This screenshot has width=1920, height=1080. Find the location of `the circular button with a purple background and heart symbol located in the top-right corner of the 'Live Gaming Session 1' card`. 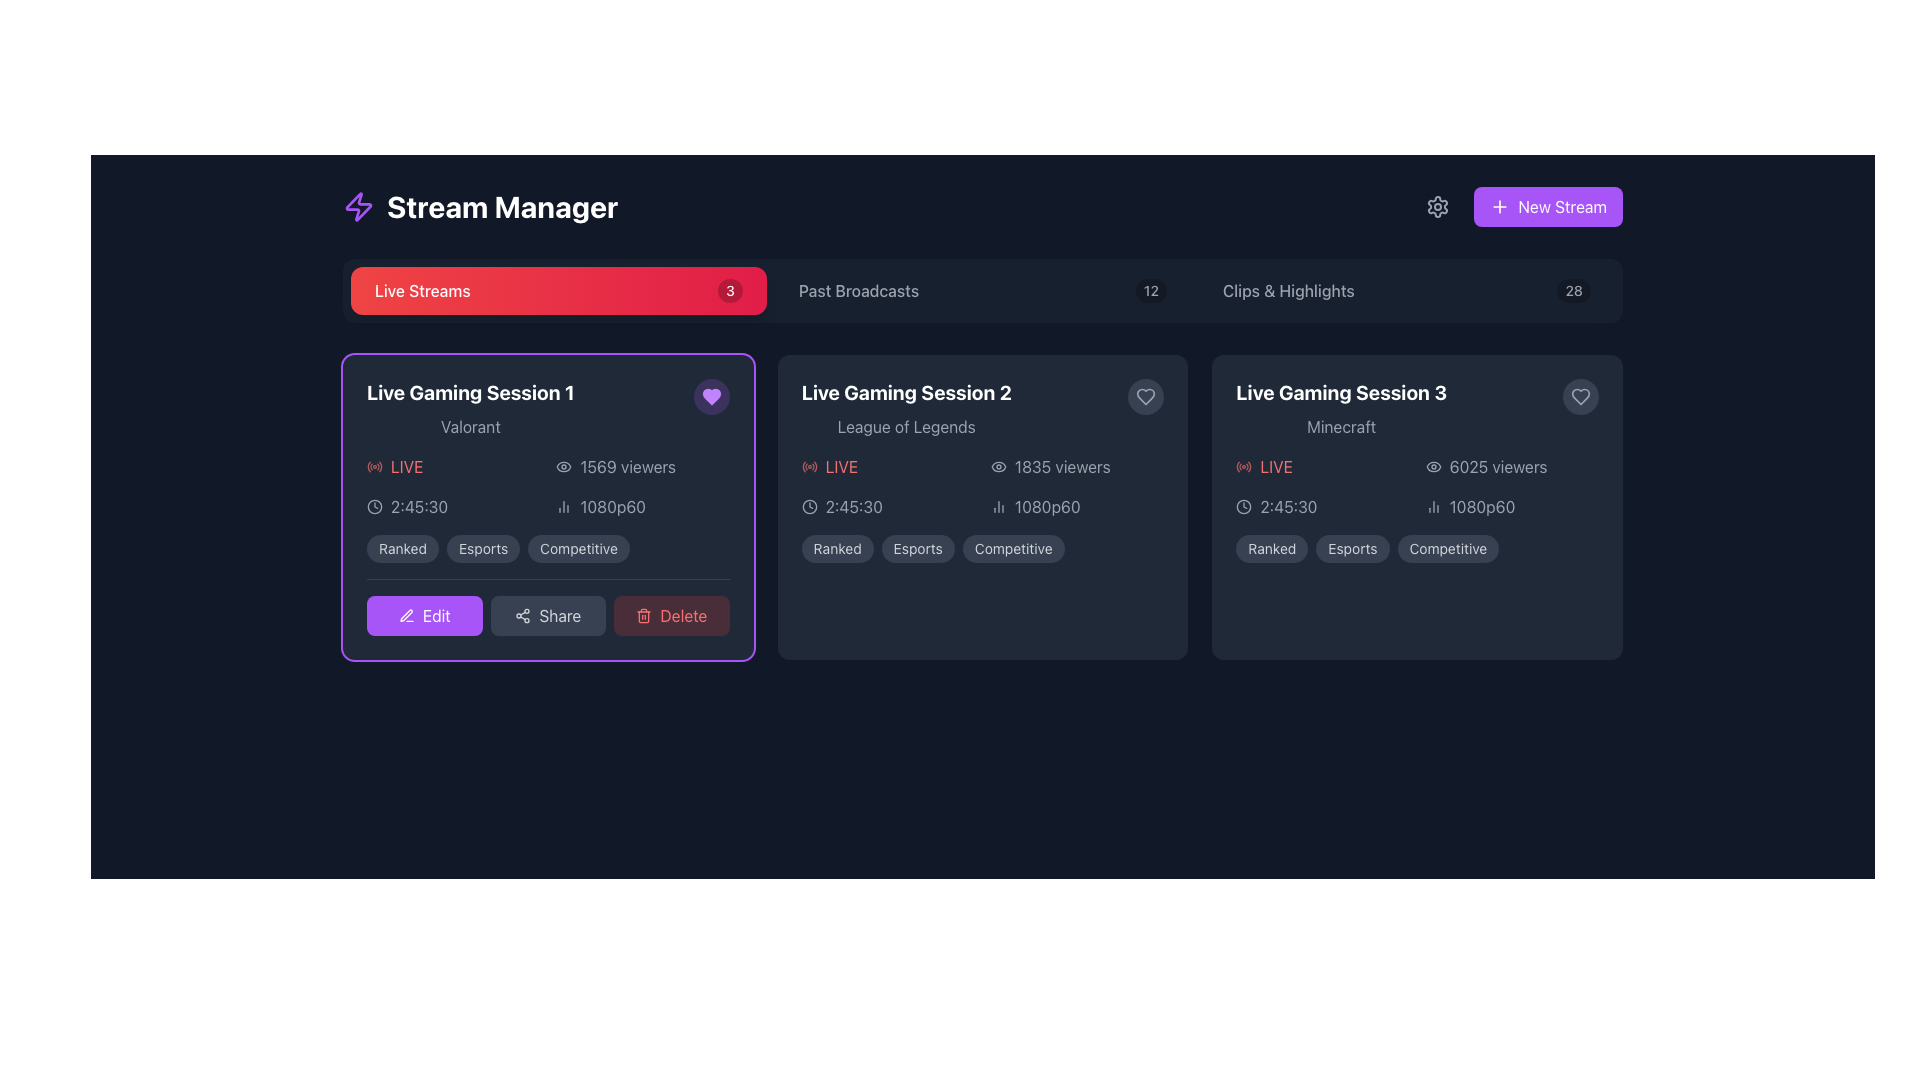

the circular button with a purple background and heart symbol located in the top-right corner of the 'Live Gaming Session 1' card is located at coordinates (711, 397).